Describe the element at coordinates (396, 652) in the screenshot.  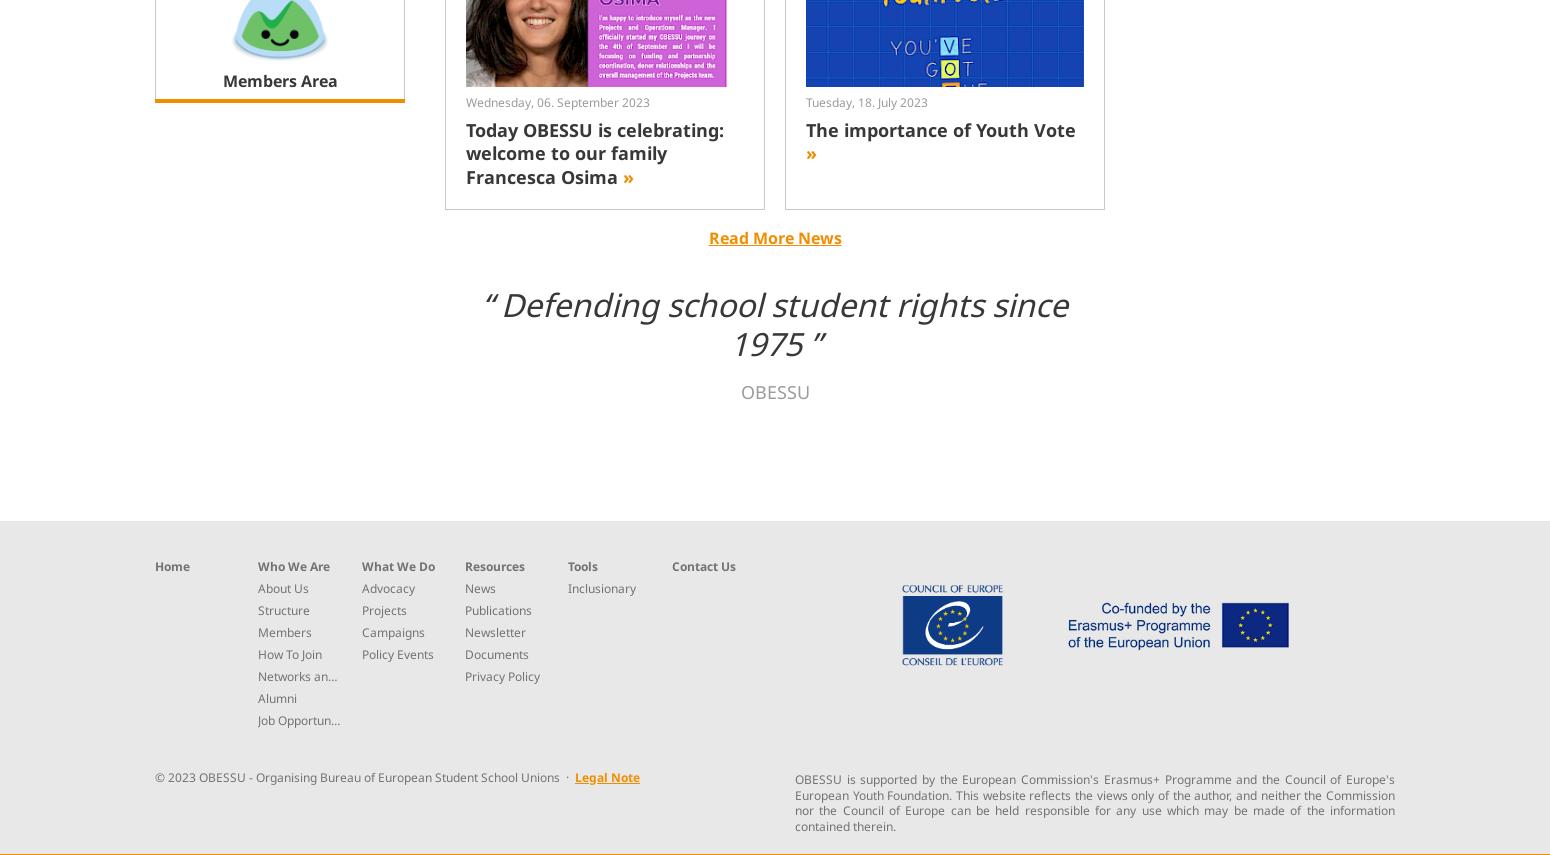
I see `'Policy Events'` at that location.